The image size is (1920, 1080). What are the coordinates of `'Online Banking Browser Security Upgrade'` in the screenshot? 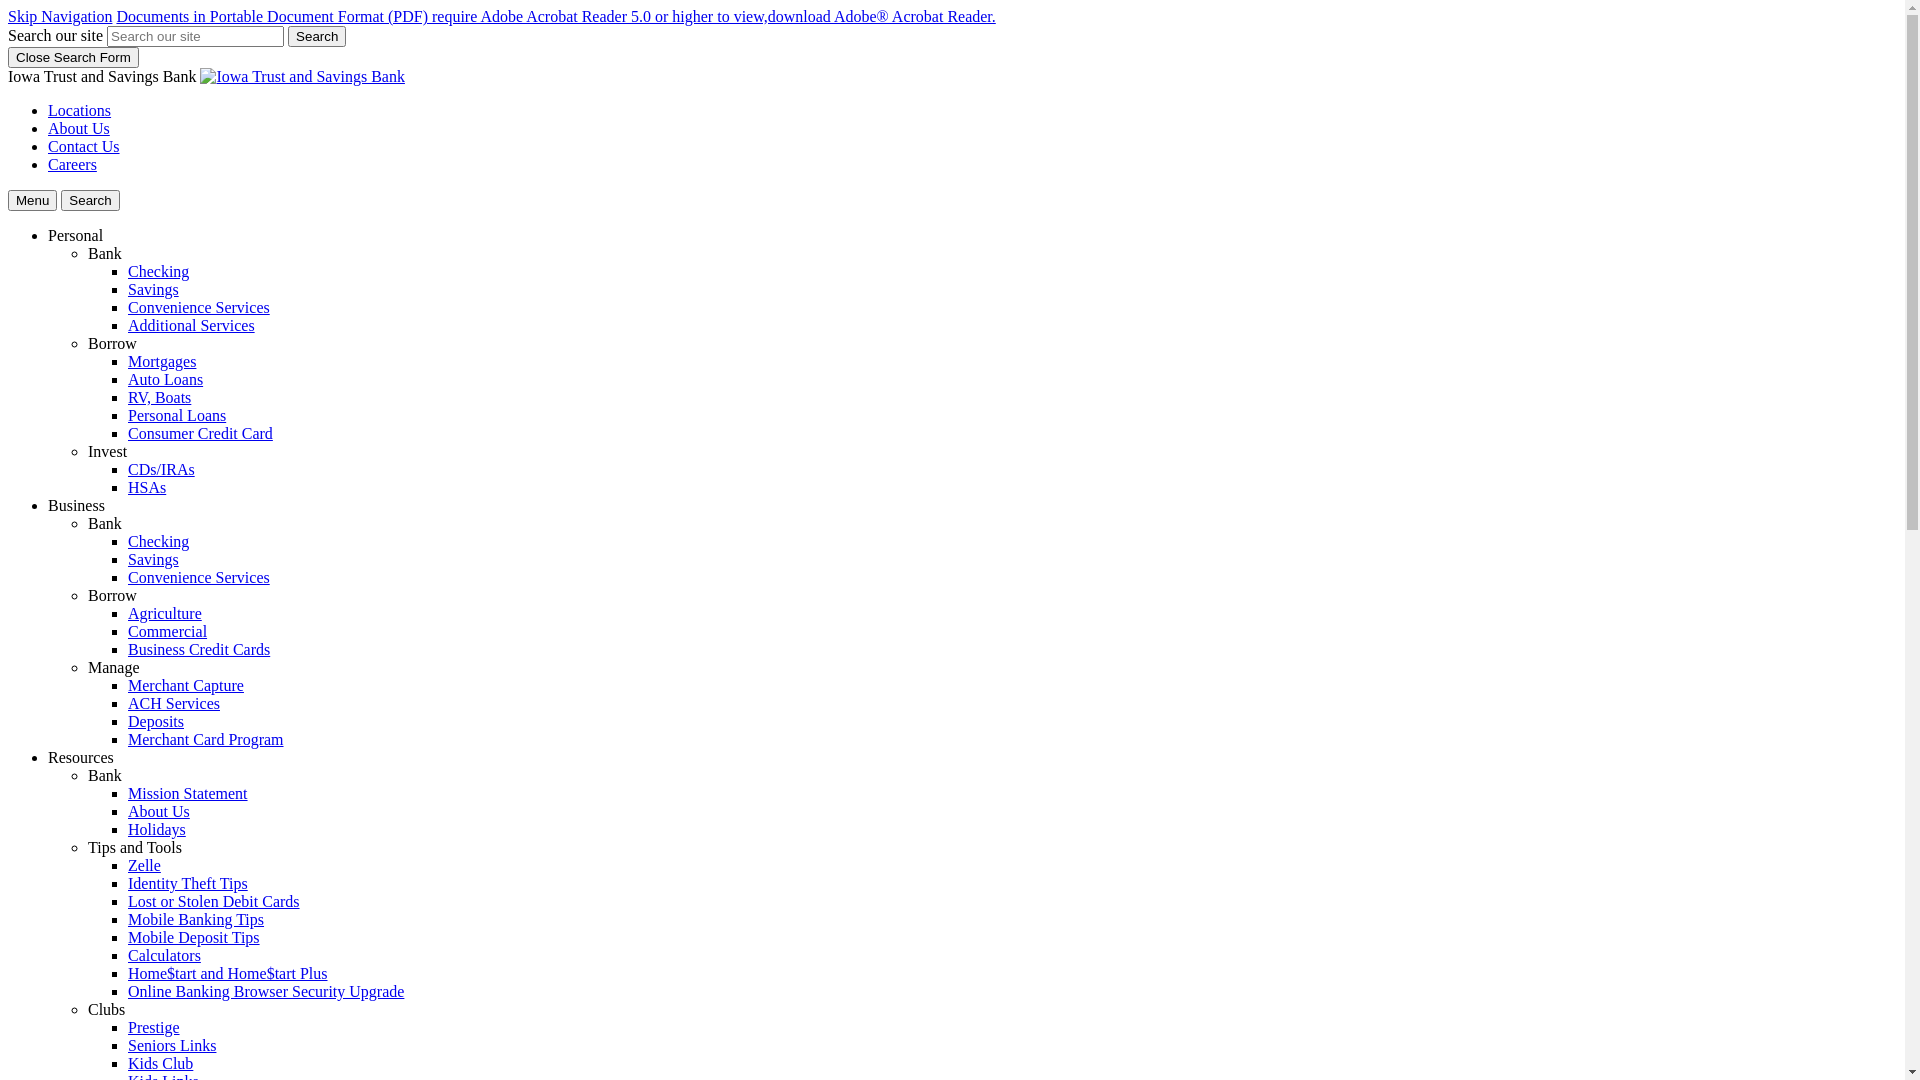 It's located at (264, 991).